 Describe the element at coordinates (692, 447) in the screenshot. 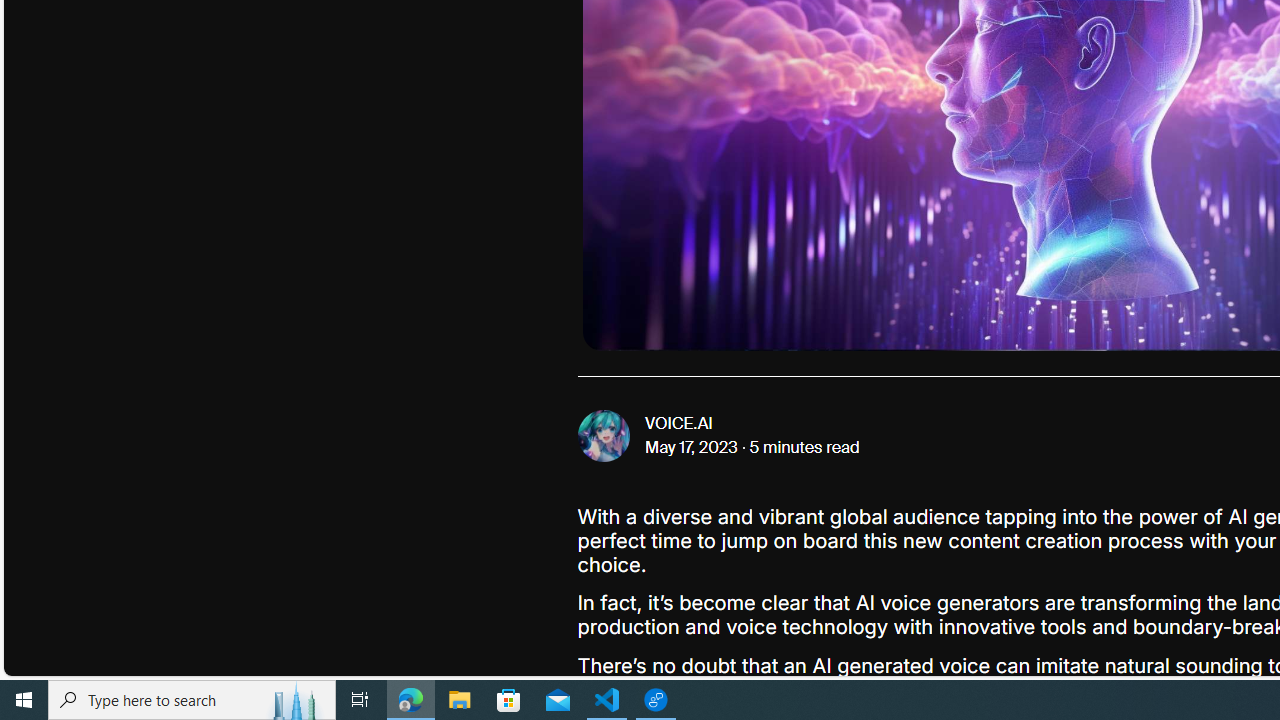

I see `'May 17, 2023'` at that location.